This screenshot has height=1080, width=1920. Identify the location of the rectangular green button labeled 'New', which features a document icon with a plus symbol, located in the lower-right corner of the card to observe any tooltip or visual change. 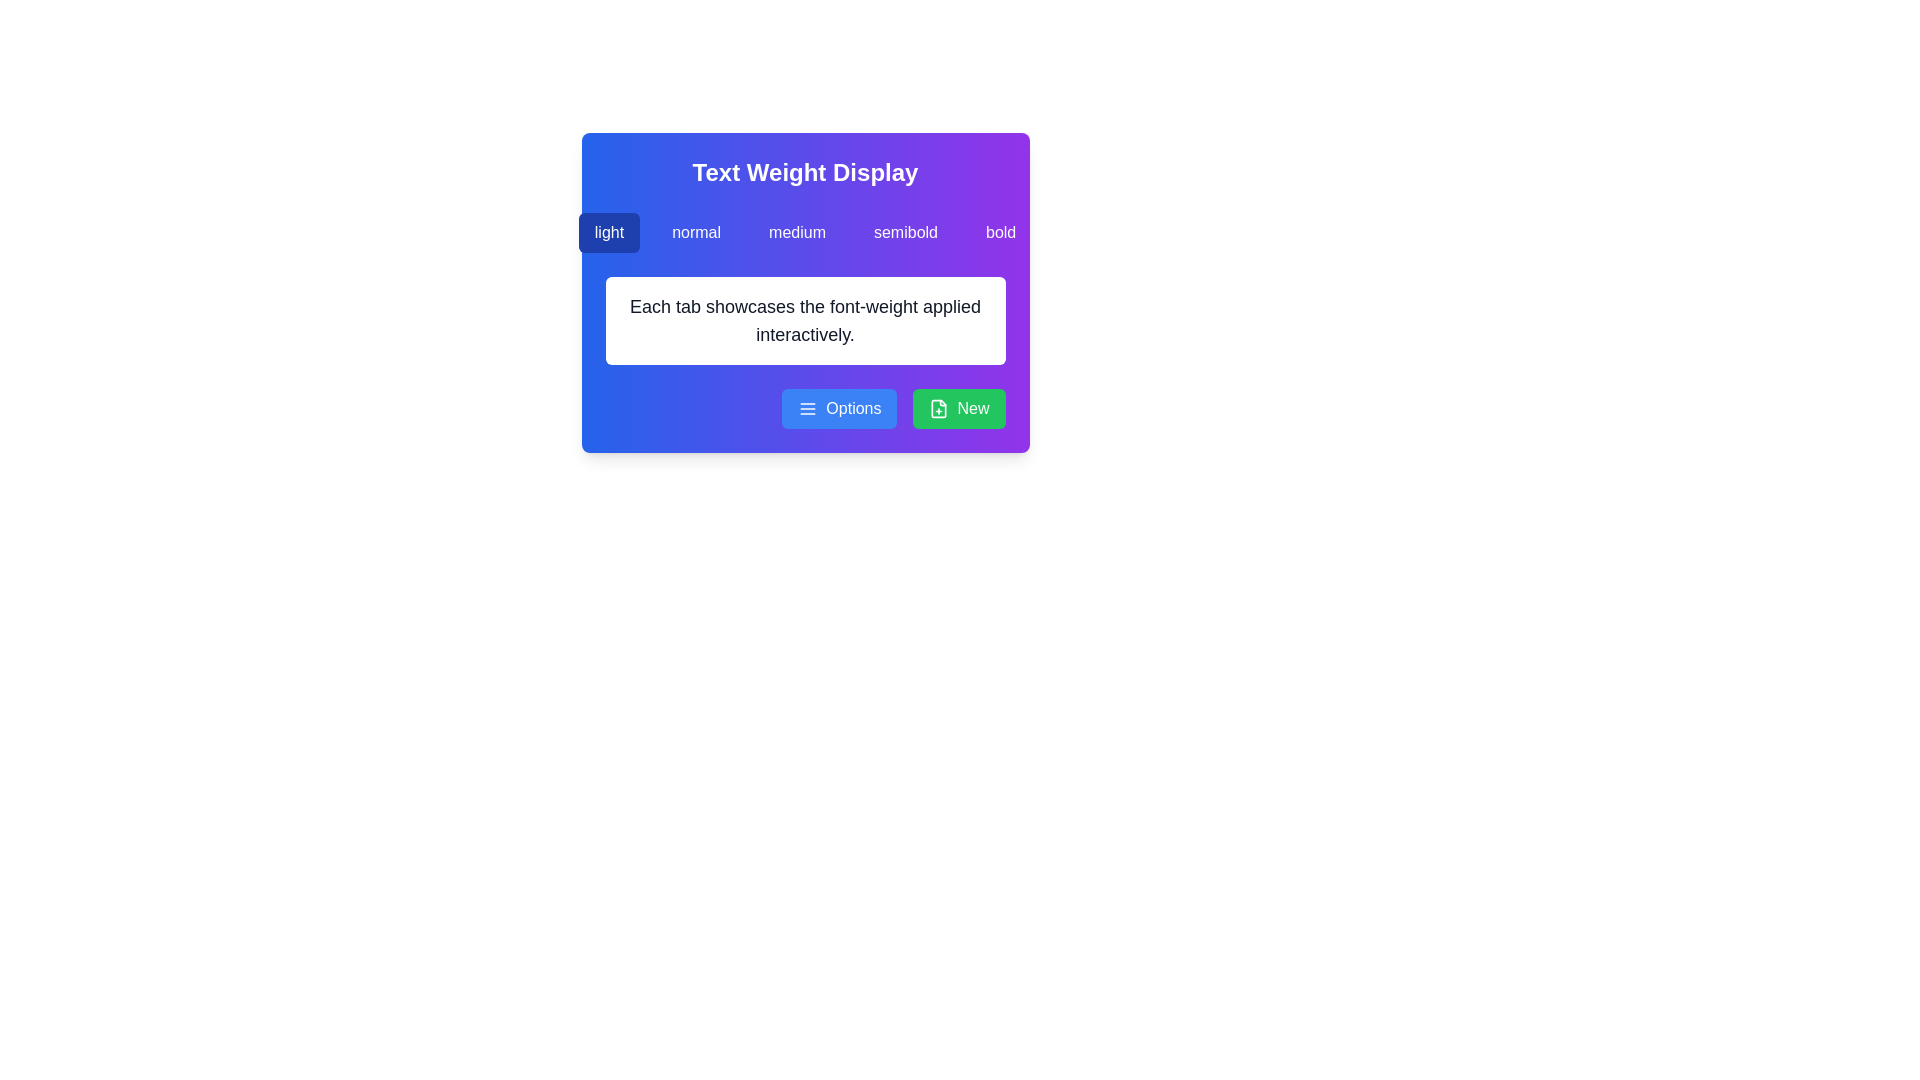
(958, 407).